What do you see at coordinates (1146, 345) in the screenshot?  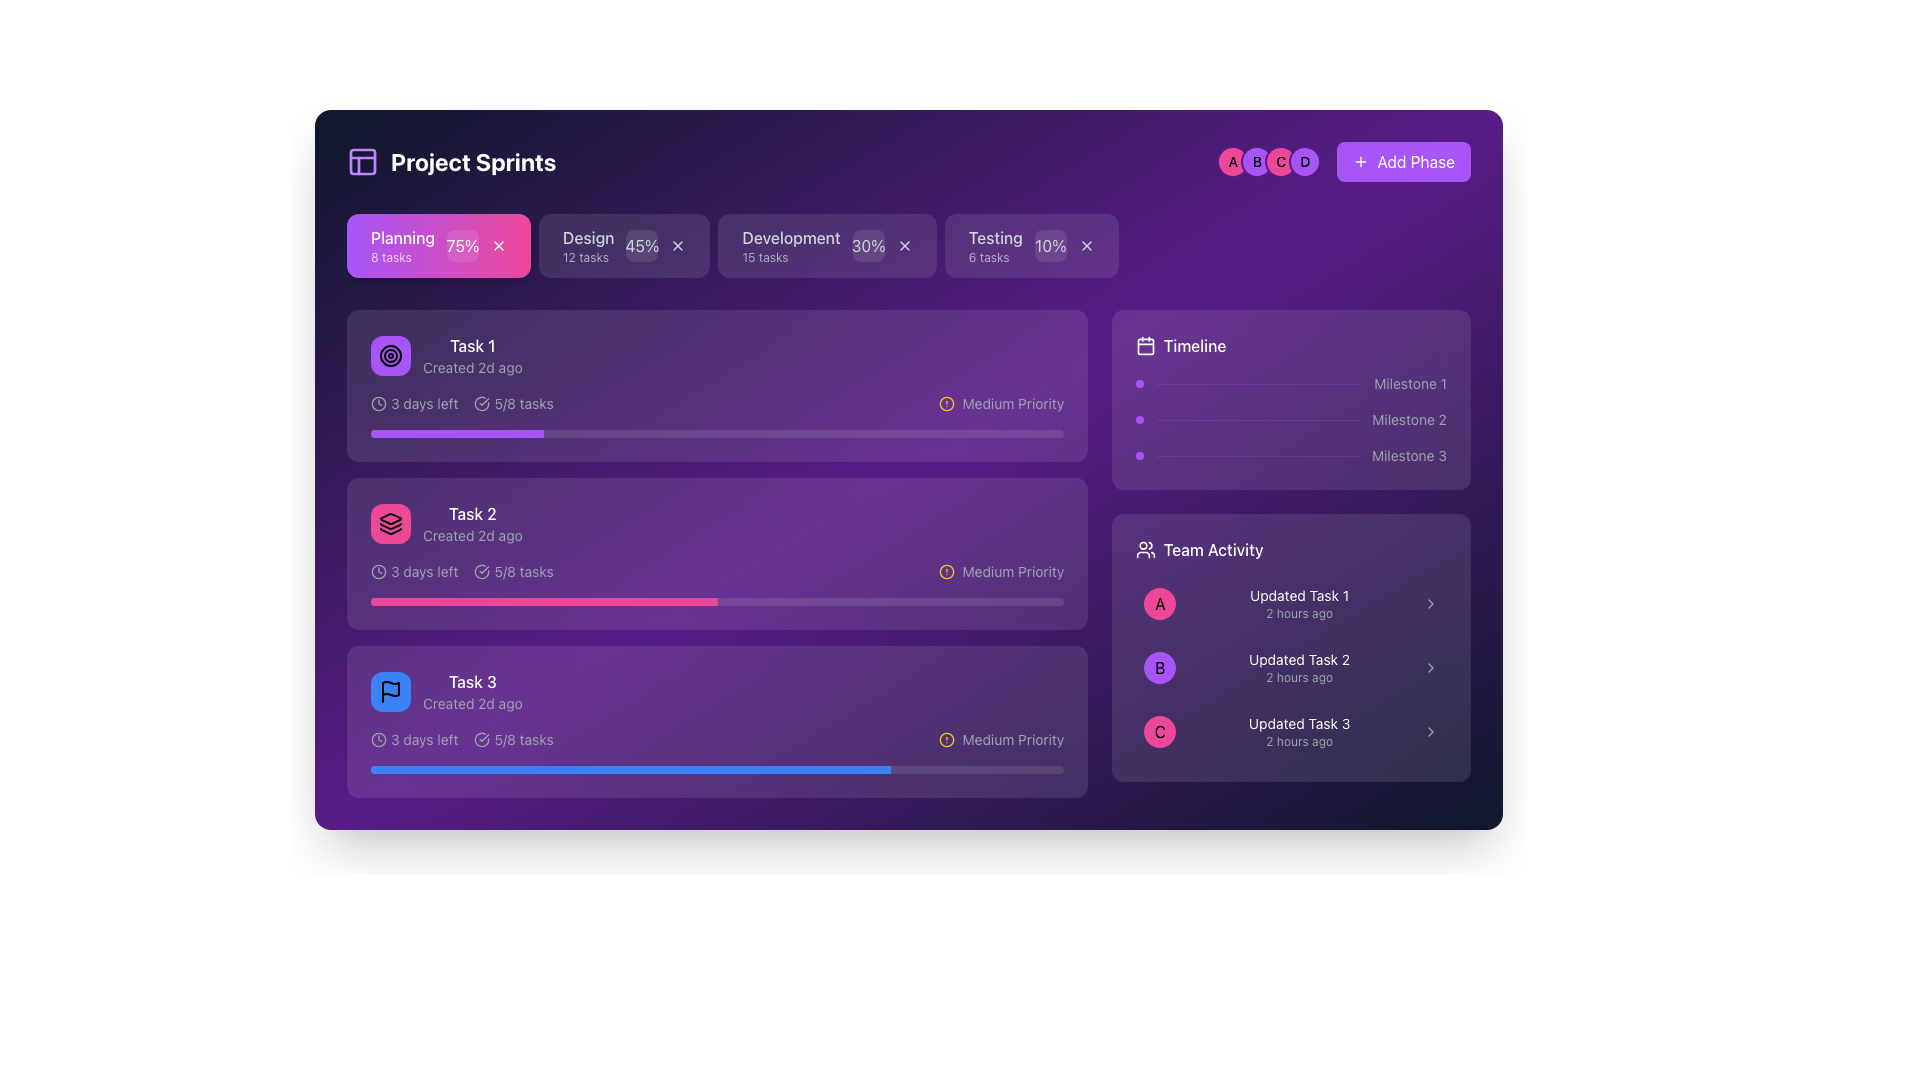 I see `the calendar icon with a segmented box structure located to the left of the 'Timeline' header text, which is styled in white against a purple background` at bounding box center [1146, 345].